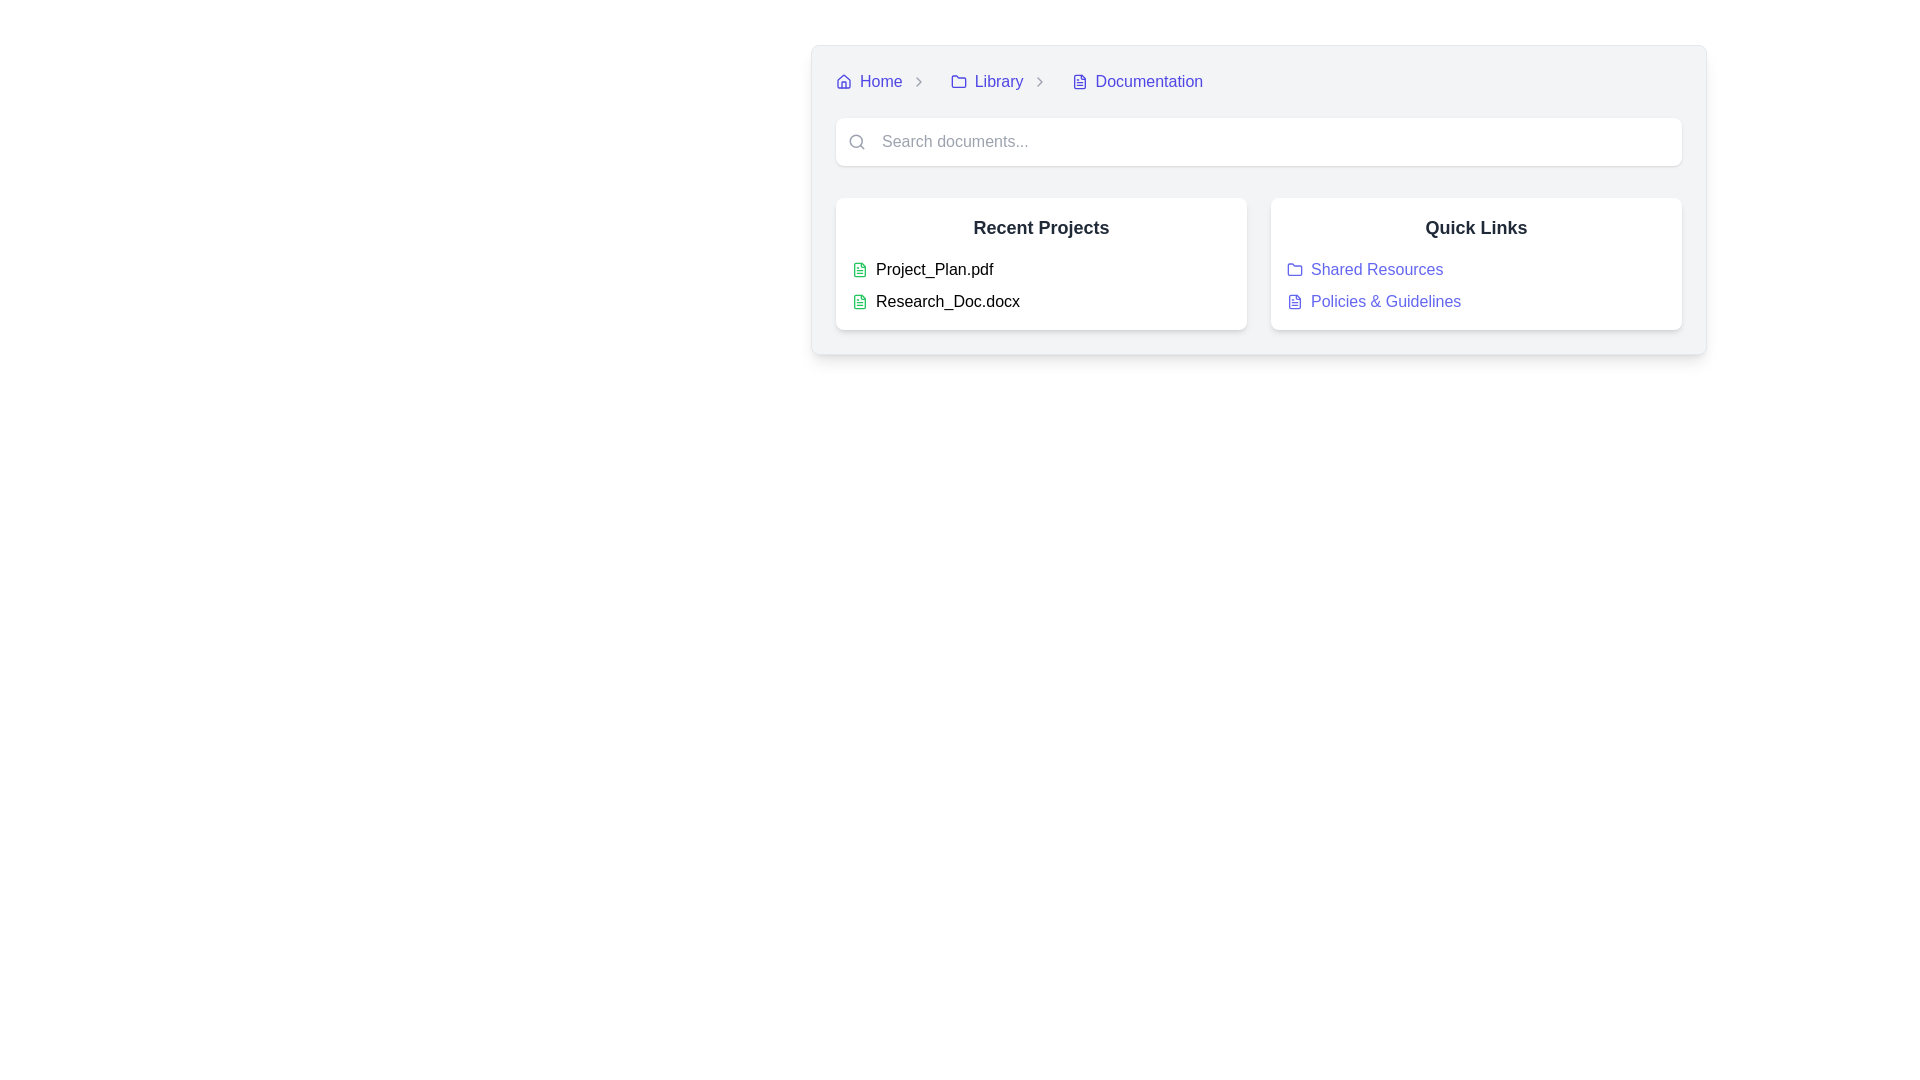 Image resolution: width=1920 pixels, height=1080 pixels. What do you see at coordinates (1137, 80) in the screenshot?
I see `the interactive hyperlink labeled 'Documentation' in the breadcrumb navigation` at bounding box center [1137, 80].